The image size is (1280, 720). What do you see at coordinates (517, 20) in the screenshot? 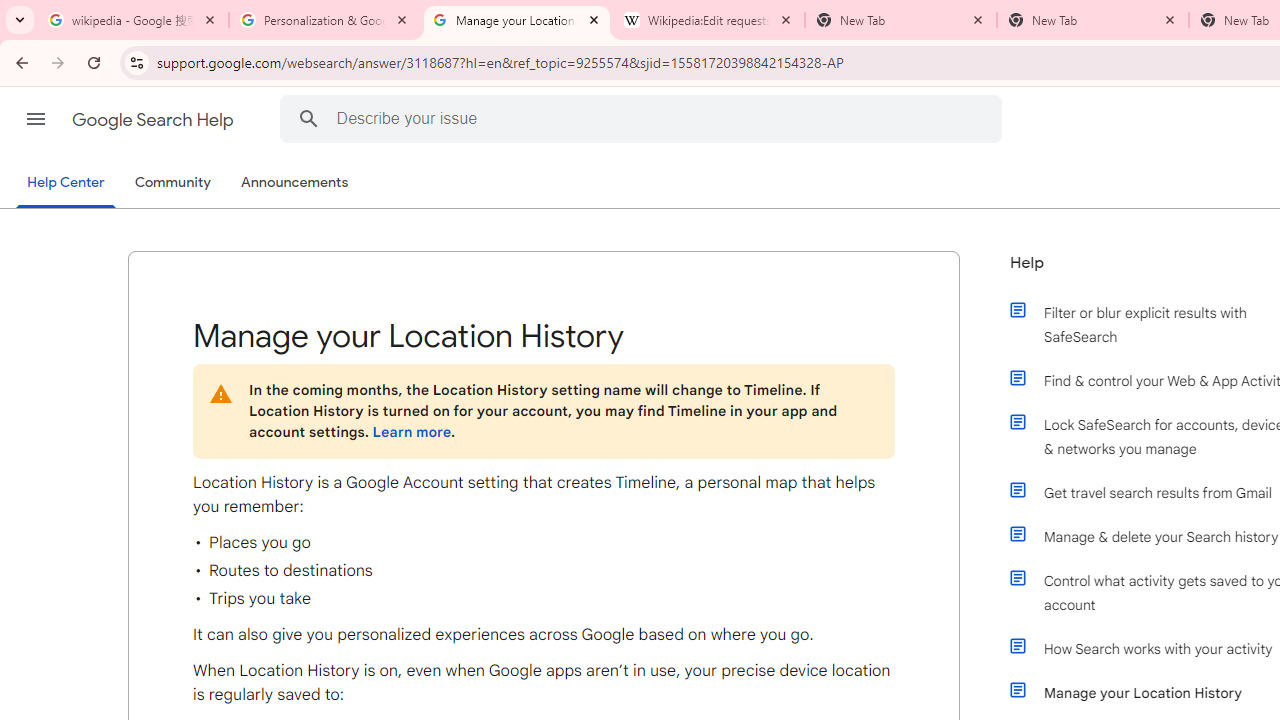
I see `'Manage your Location History - Google Search Help'` at bounding box center [517, 20].